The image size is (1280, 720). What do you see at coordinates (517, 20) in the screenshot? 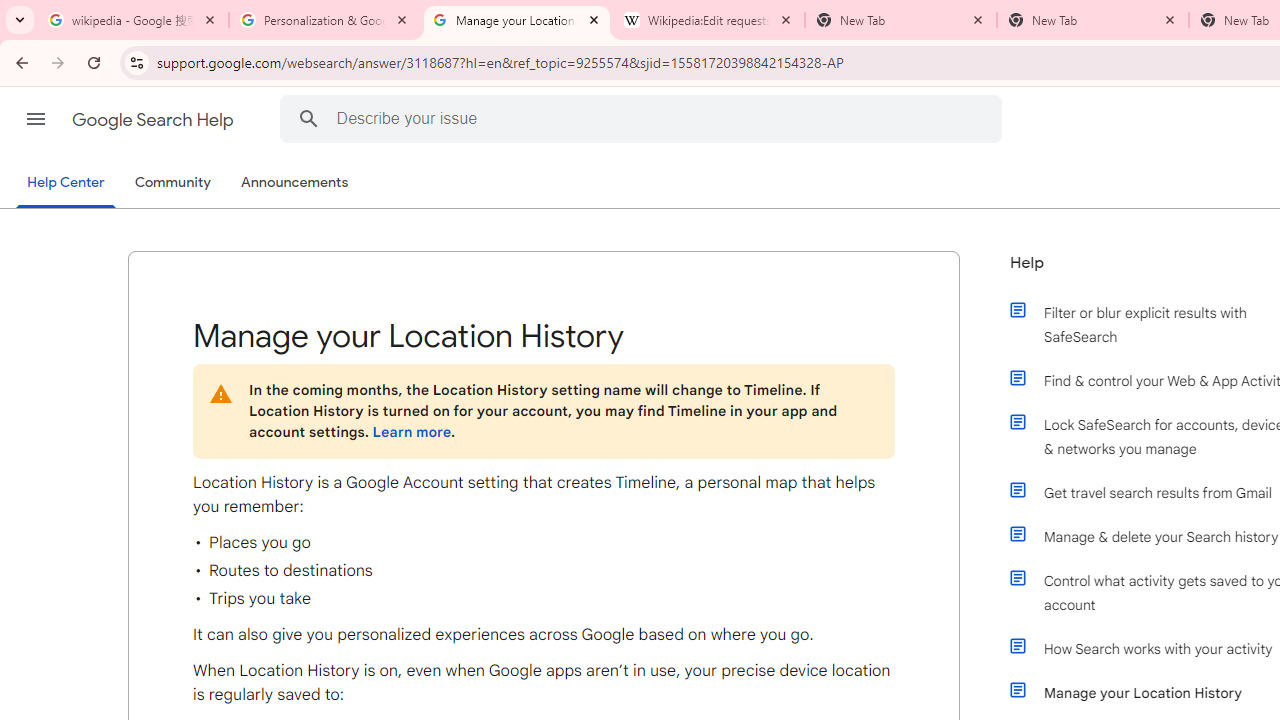
I see `'Manage your Location History - Google Search Help'` at bounding box center [517, 20].